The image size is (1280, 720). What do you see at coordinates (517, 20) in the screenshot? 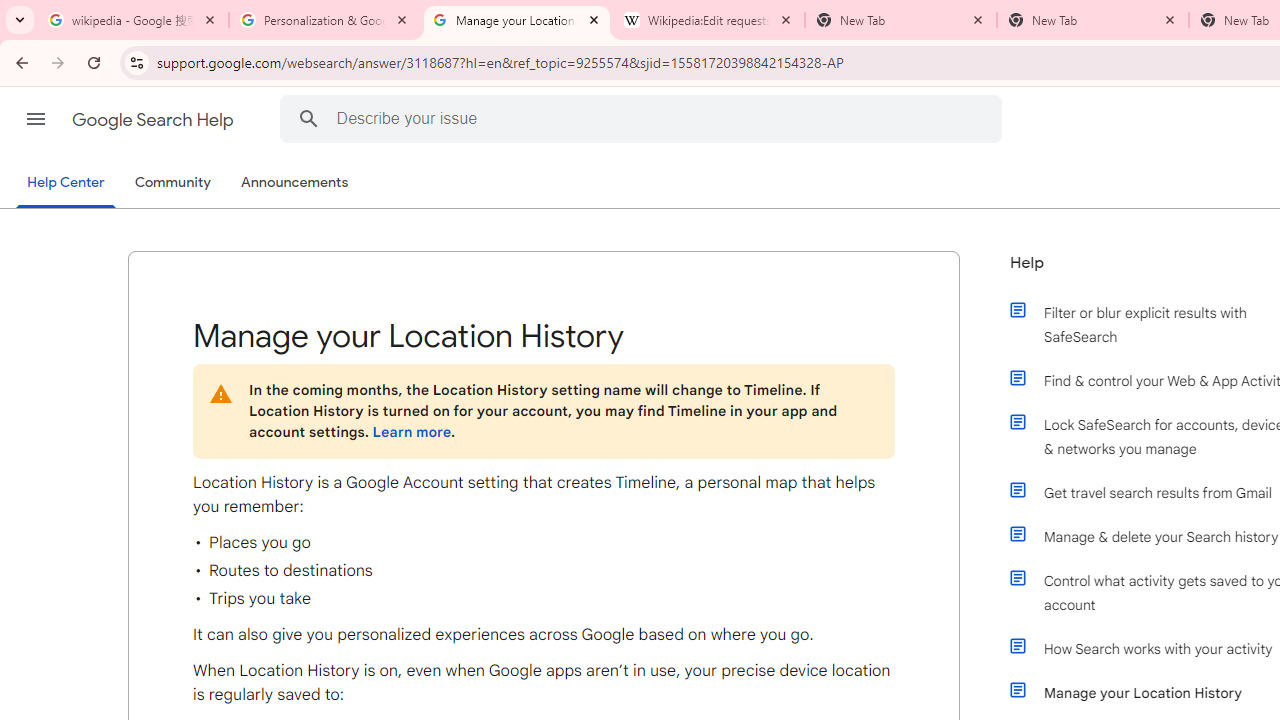
I see `'Manage your Location History - Google Search Help'` at bounding box center [517, 20].